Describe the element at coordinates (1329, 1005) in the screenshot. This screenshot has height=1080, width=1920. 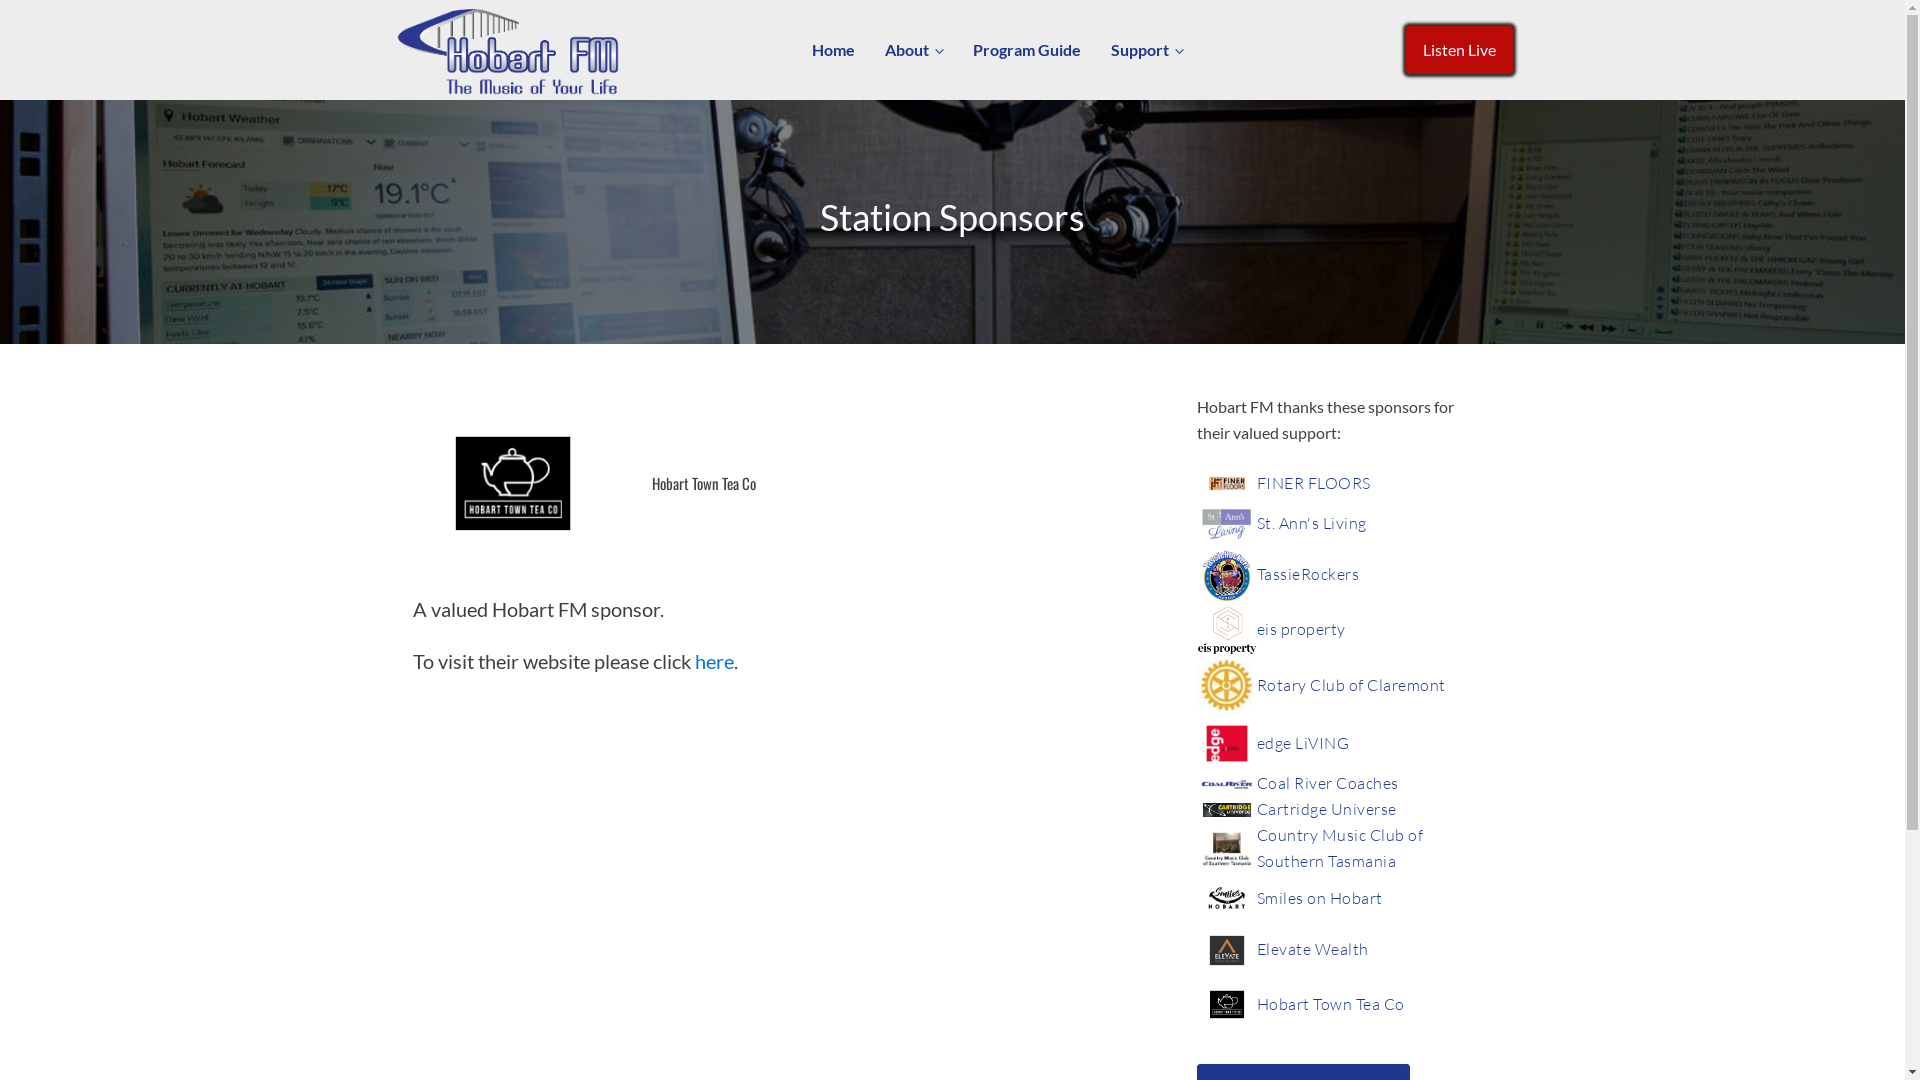
I see `'Hobart Town Tea Co'` at that location.